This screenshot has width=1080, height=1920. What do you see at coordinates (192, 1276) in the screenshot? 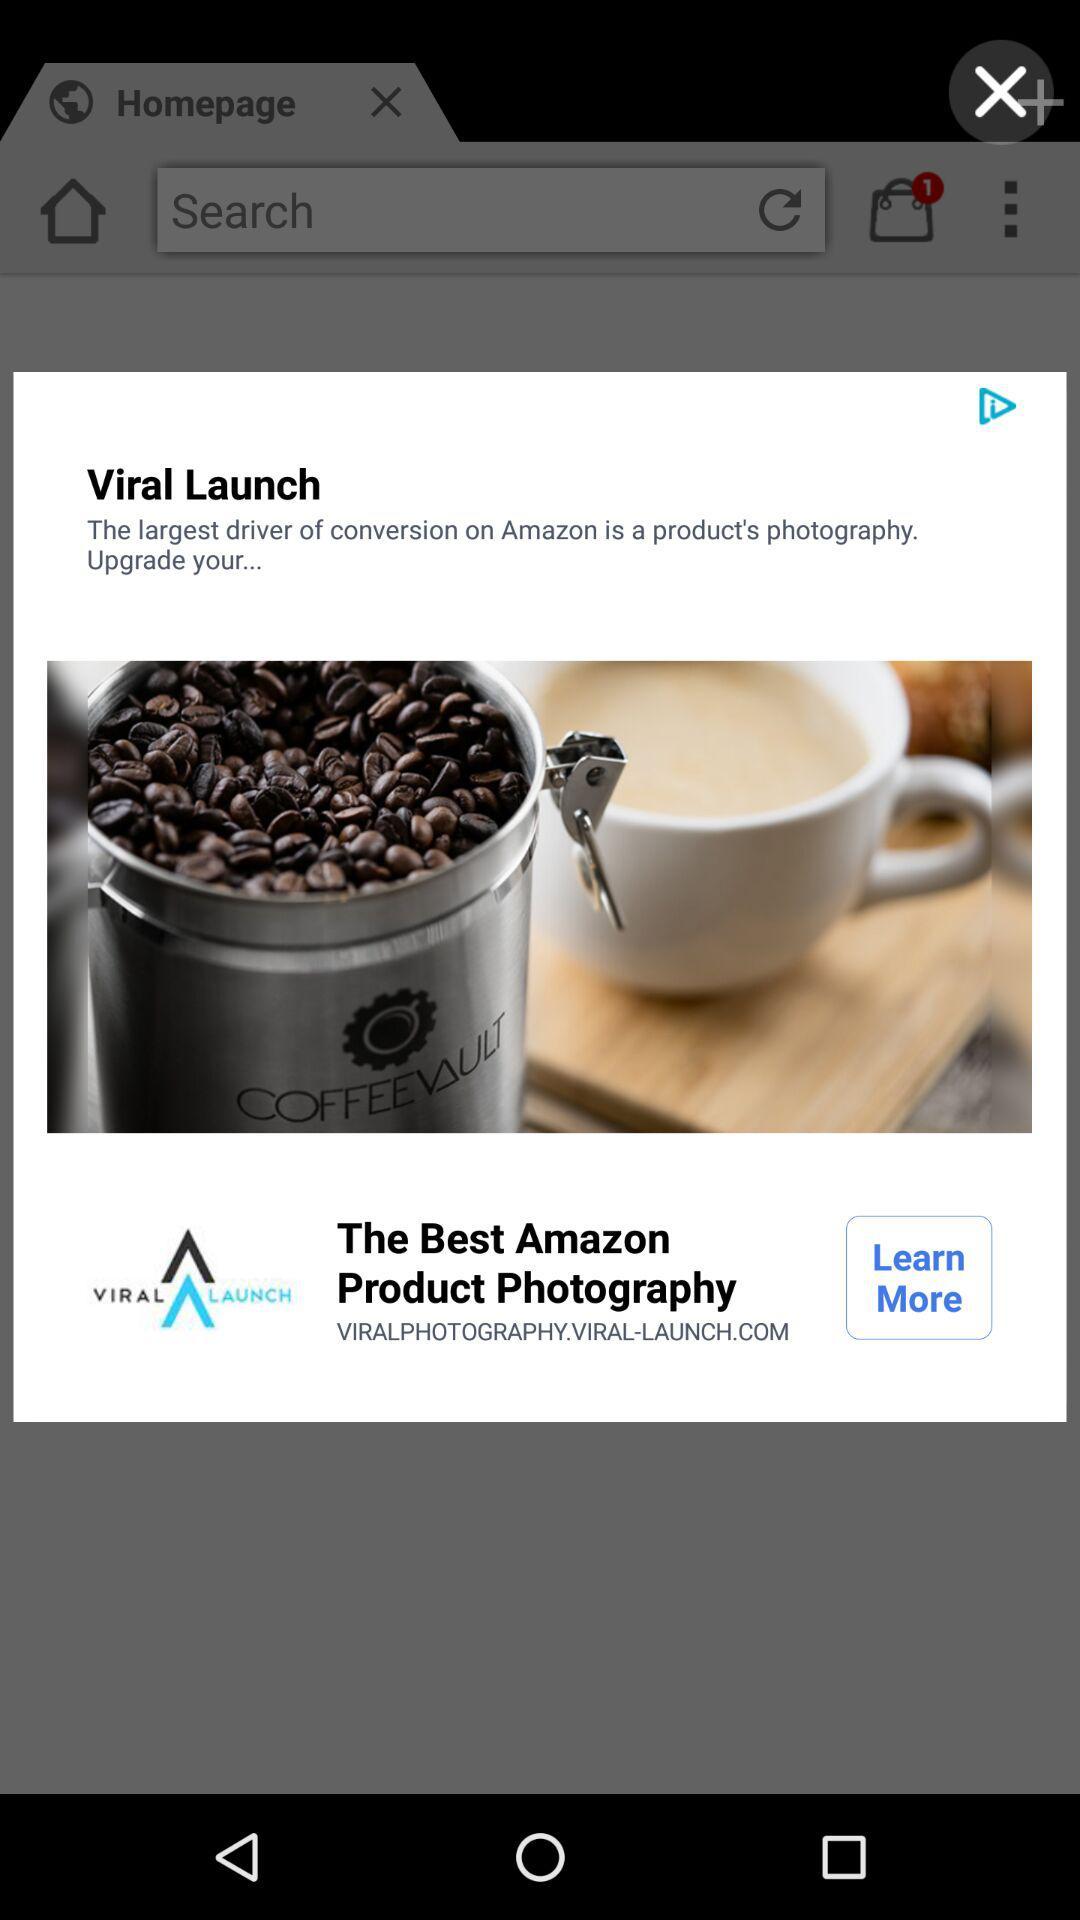
I see `application` at bounding box center [192, 1276].